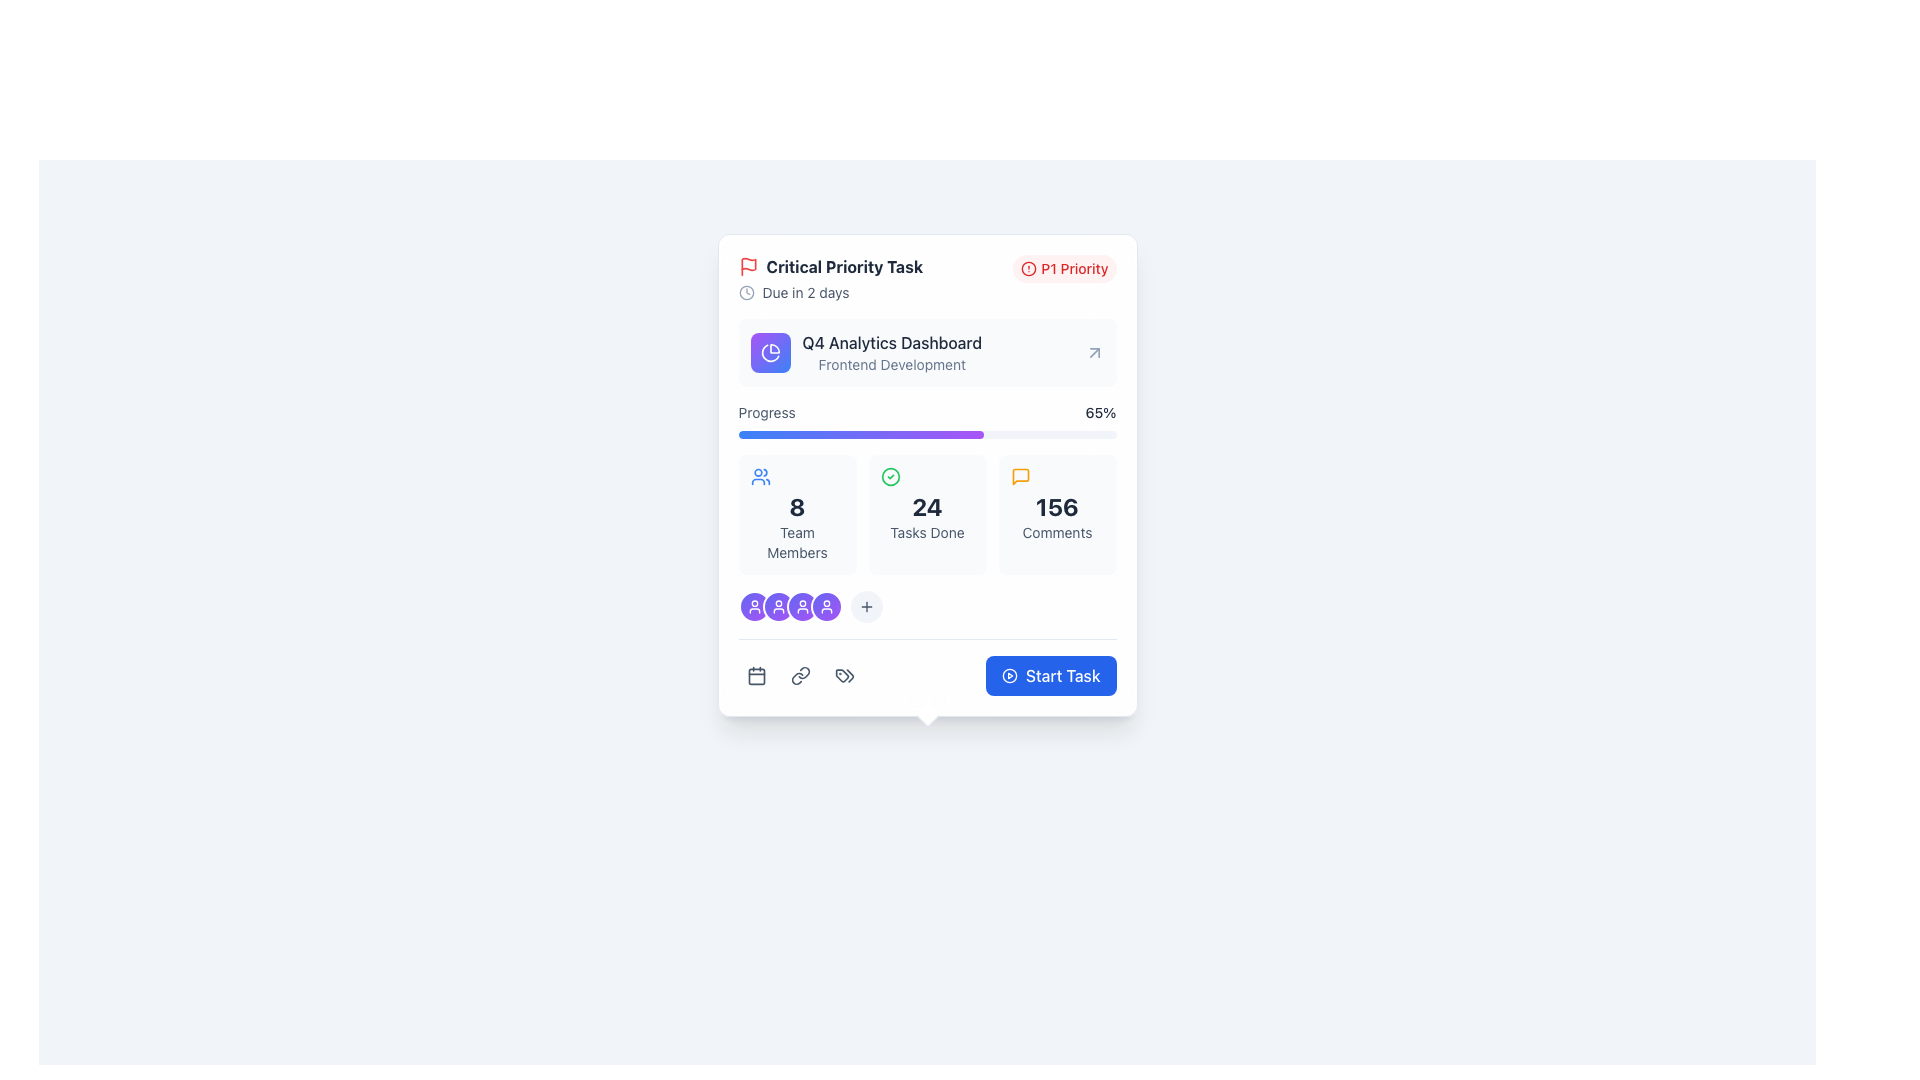 This screenshot has width=1920, height=1080. I want to click on the 'Tasks Done' text label displayed in a small-sized, gray font, which is styled with the class 'text-sm text-slate-600' and is located below the bold number '24', so click(926, 531).